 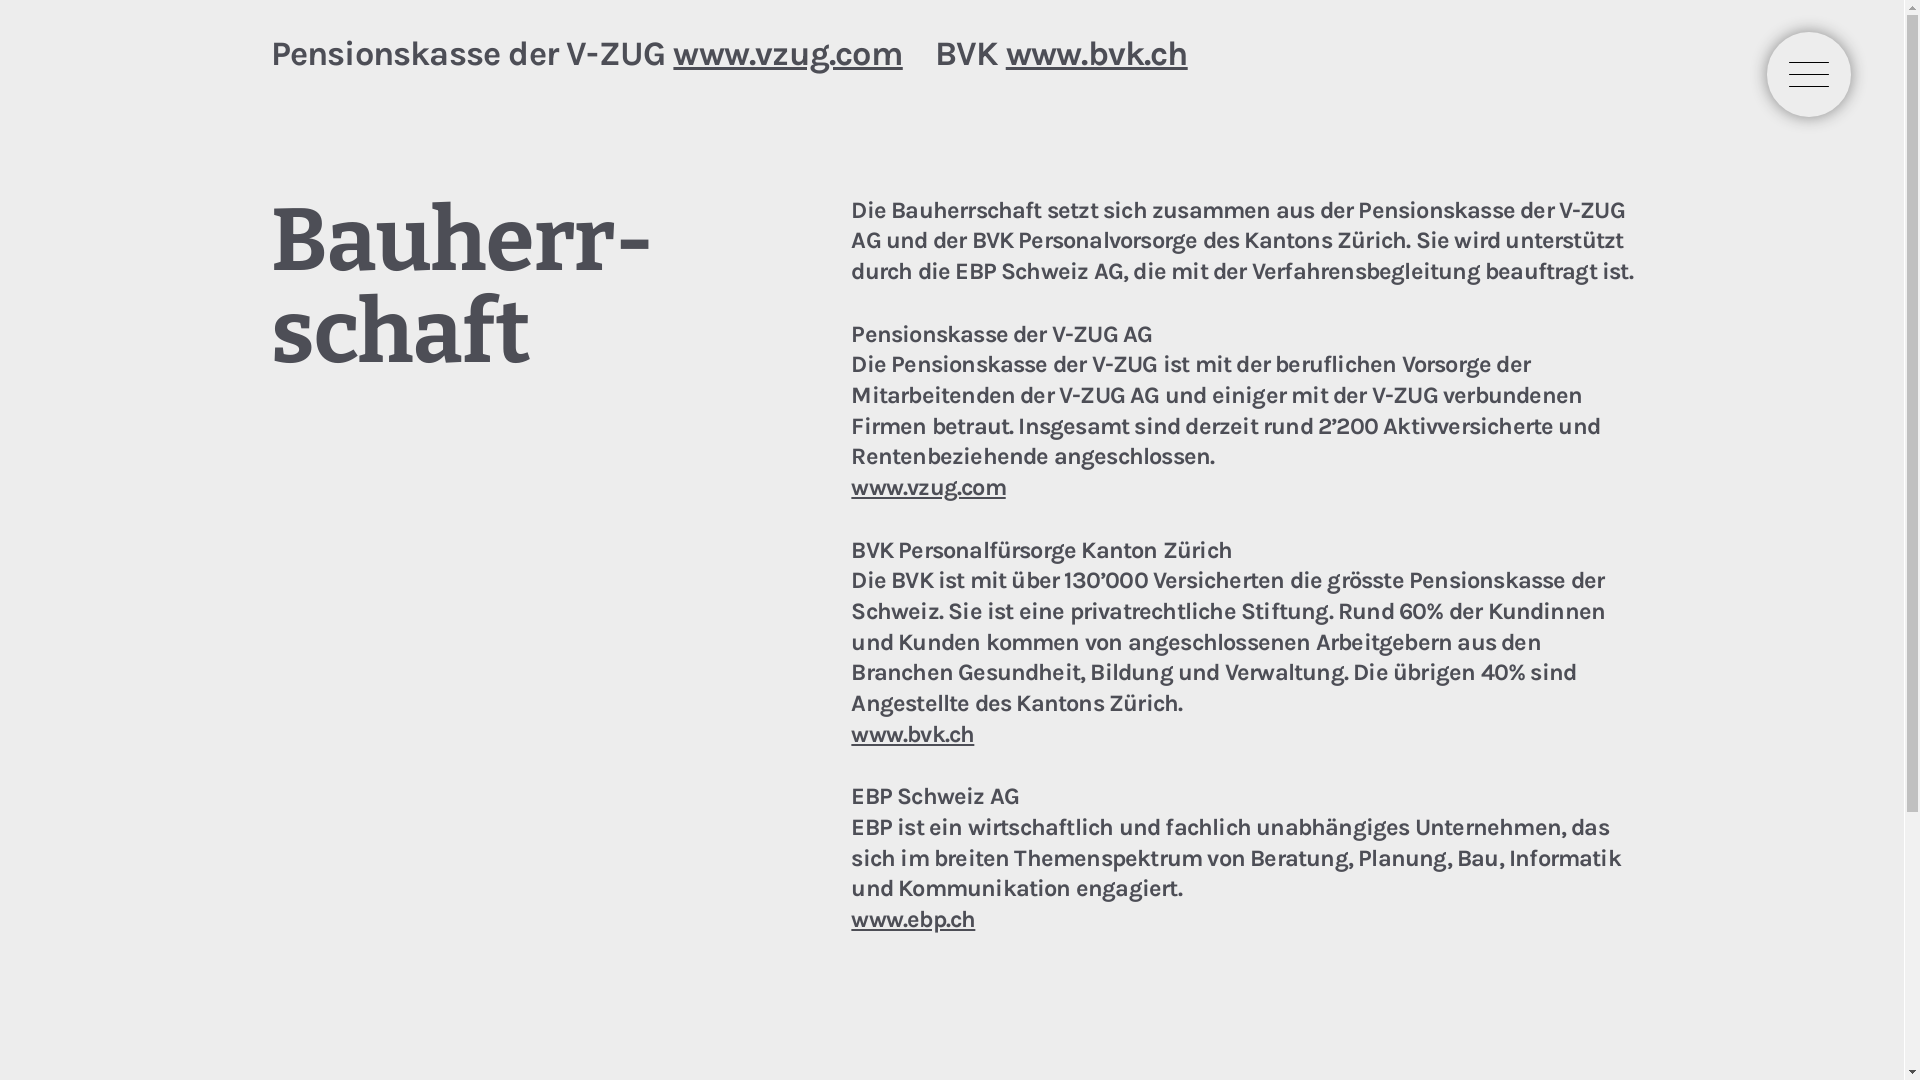 What do you see at coordinates (1006, 53) in the screenshot?
I see `'www.bvk.ch'` at bounding box center [1006, 53].